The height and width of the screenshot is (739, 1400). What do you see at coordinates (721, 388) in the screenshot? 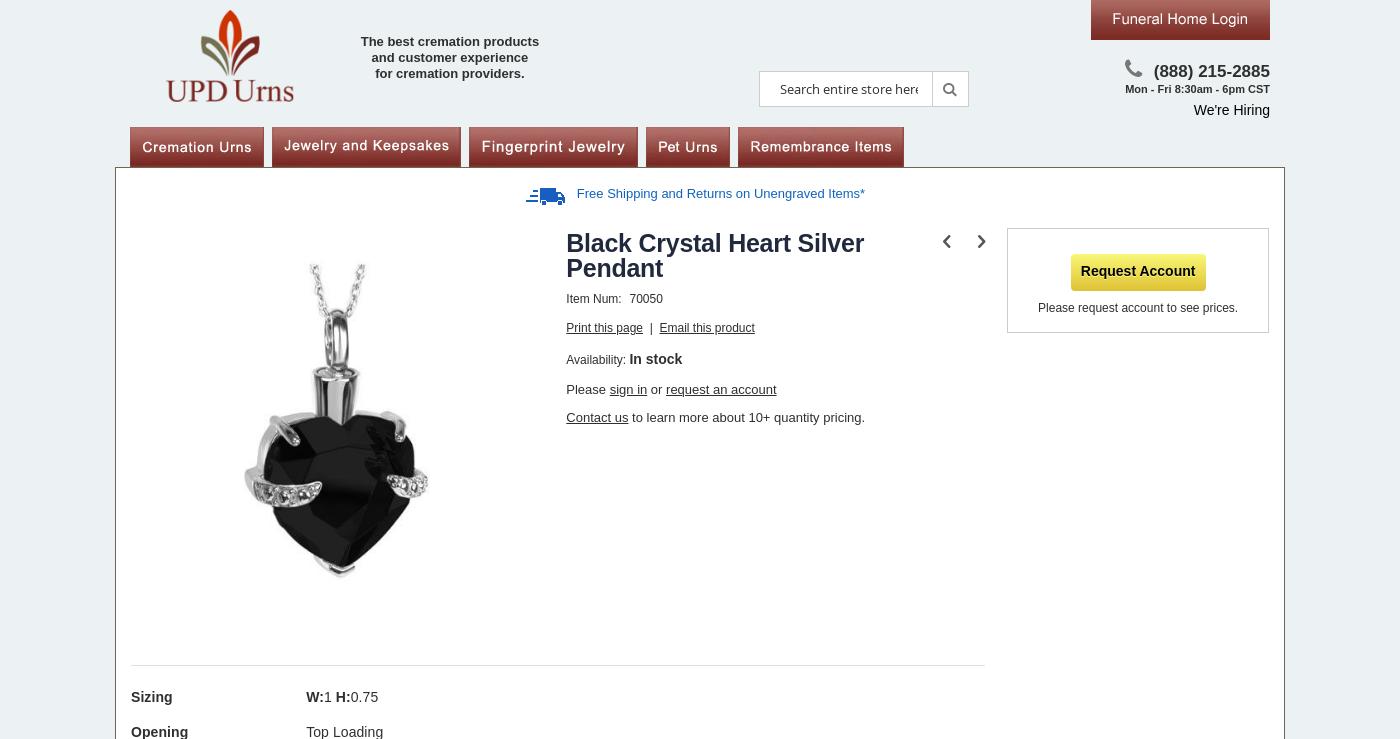
I see `'request an account'` at bounding box center [721, 388].